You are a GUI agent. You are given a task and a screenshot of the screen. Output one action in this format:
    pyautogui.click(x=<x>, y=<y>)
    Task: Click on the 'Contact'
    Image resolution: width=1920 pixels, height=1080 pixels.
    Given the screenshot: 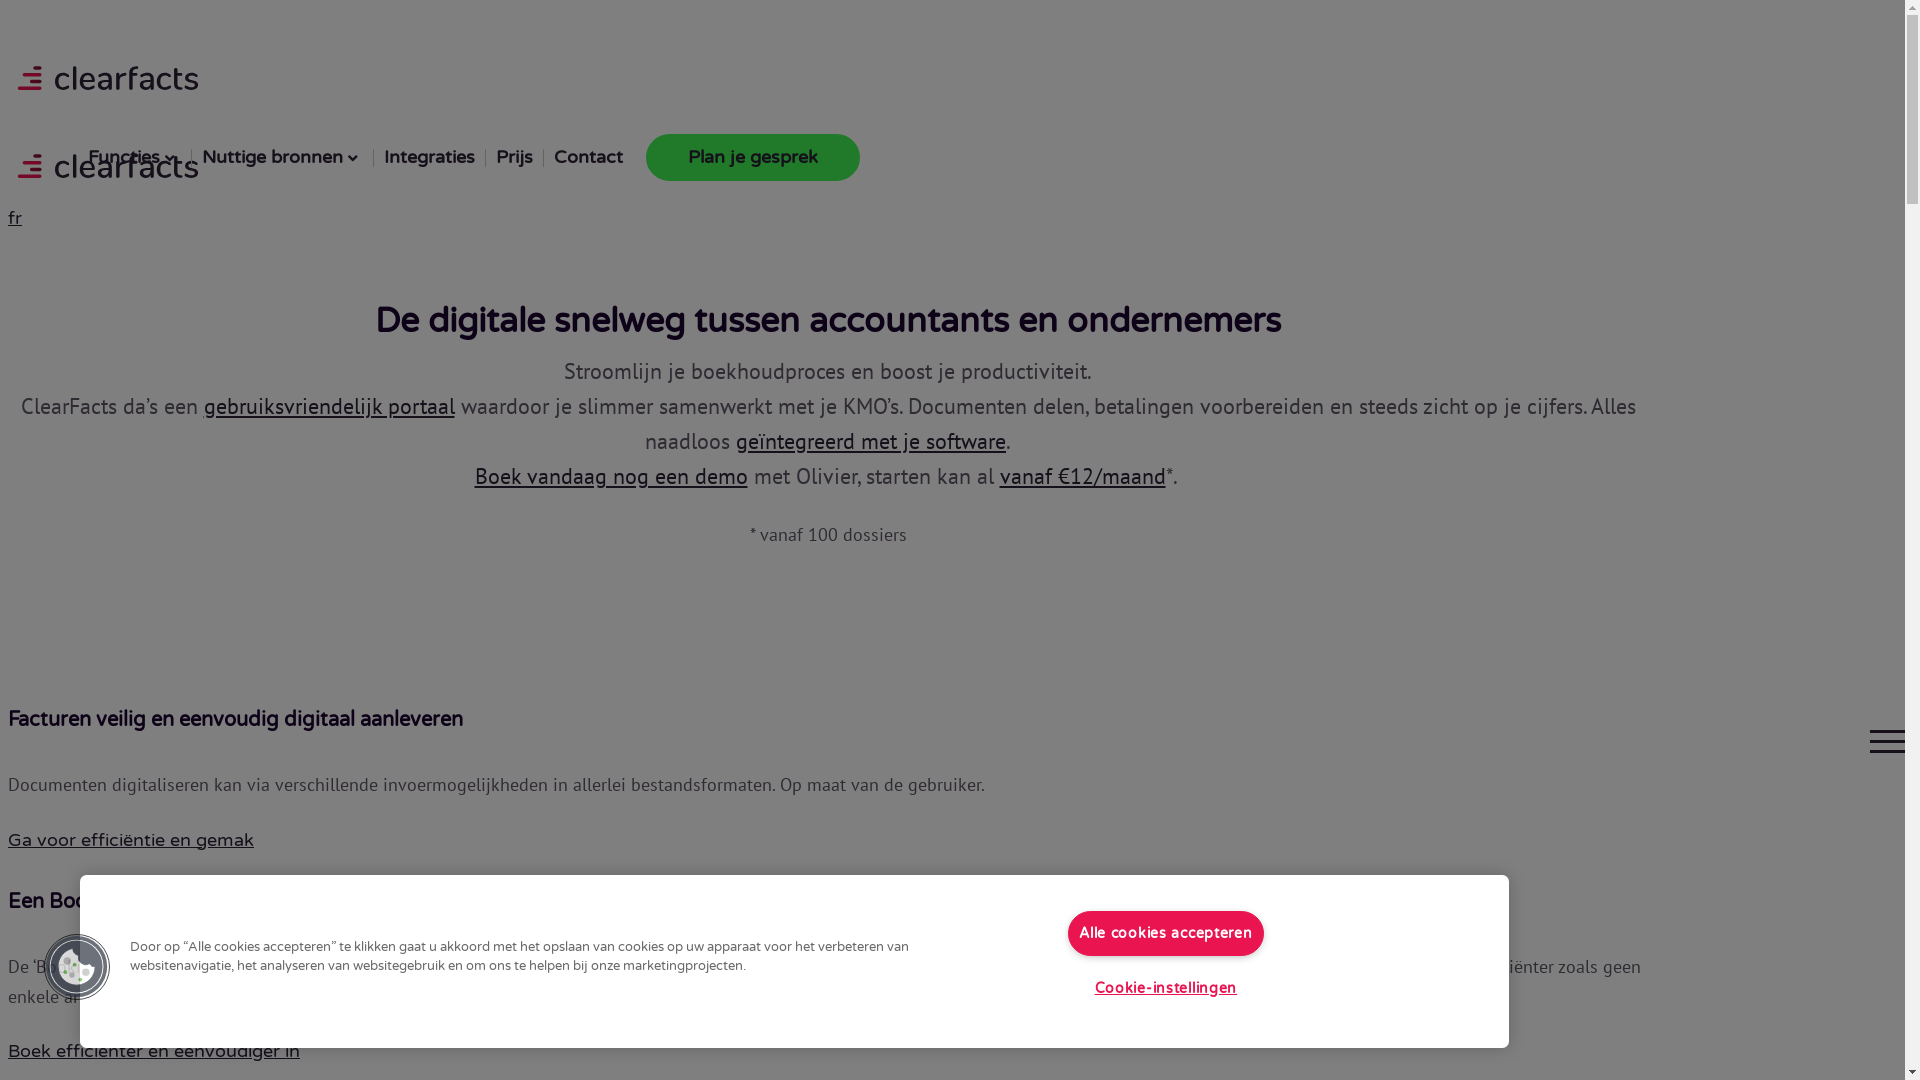 What is the action you would take?
    pyautogui.click(x=587, y=156)
    